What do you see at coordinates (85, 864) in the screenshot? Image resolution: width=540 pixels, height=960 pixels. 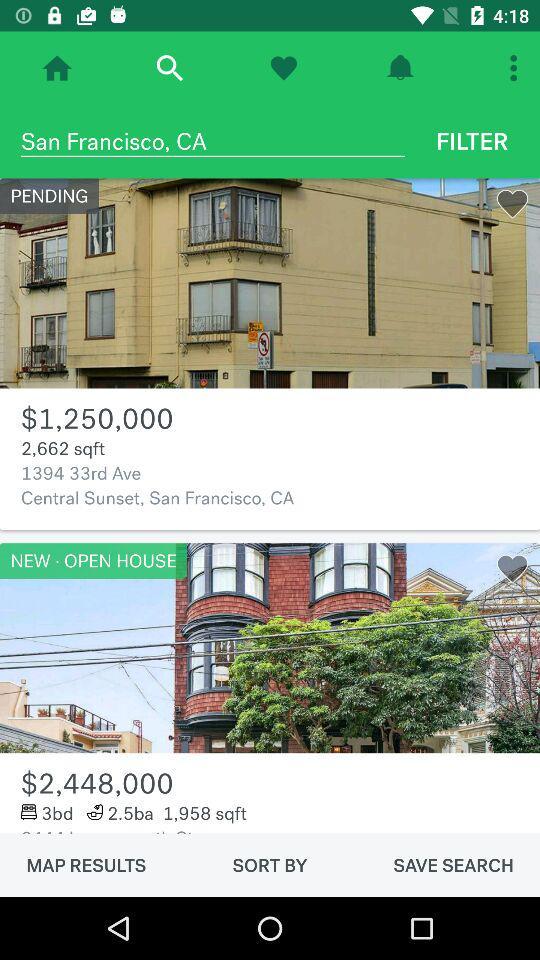 I see `map results item` at bounding box center [85, 864].